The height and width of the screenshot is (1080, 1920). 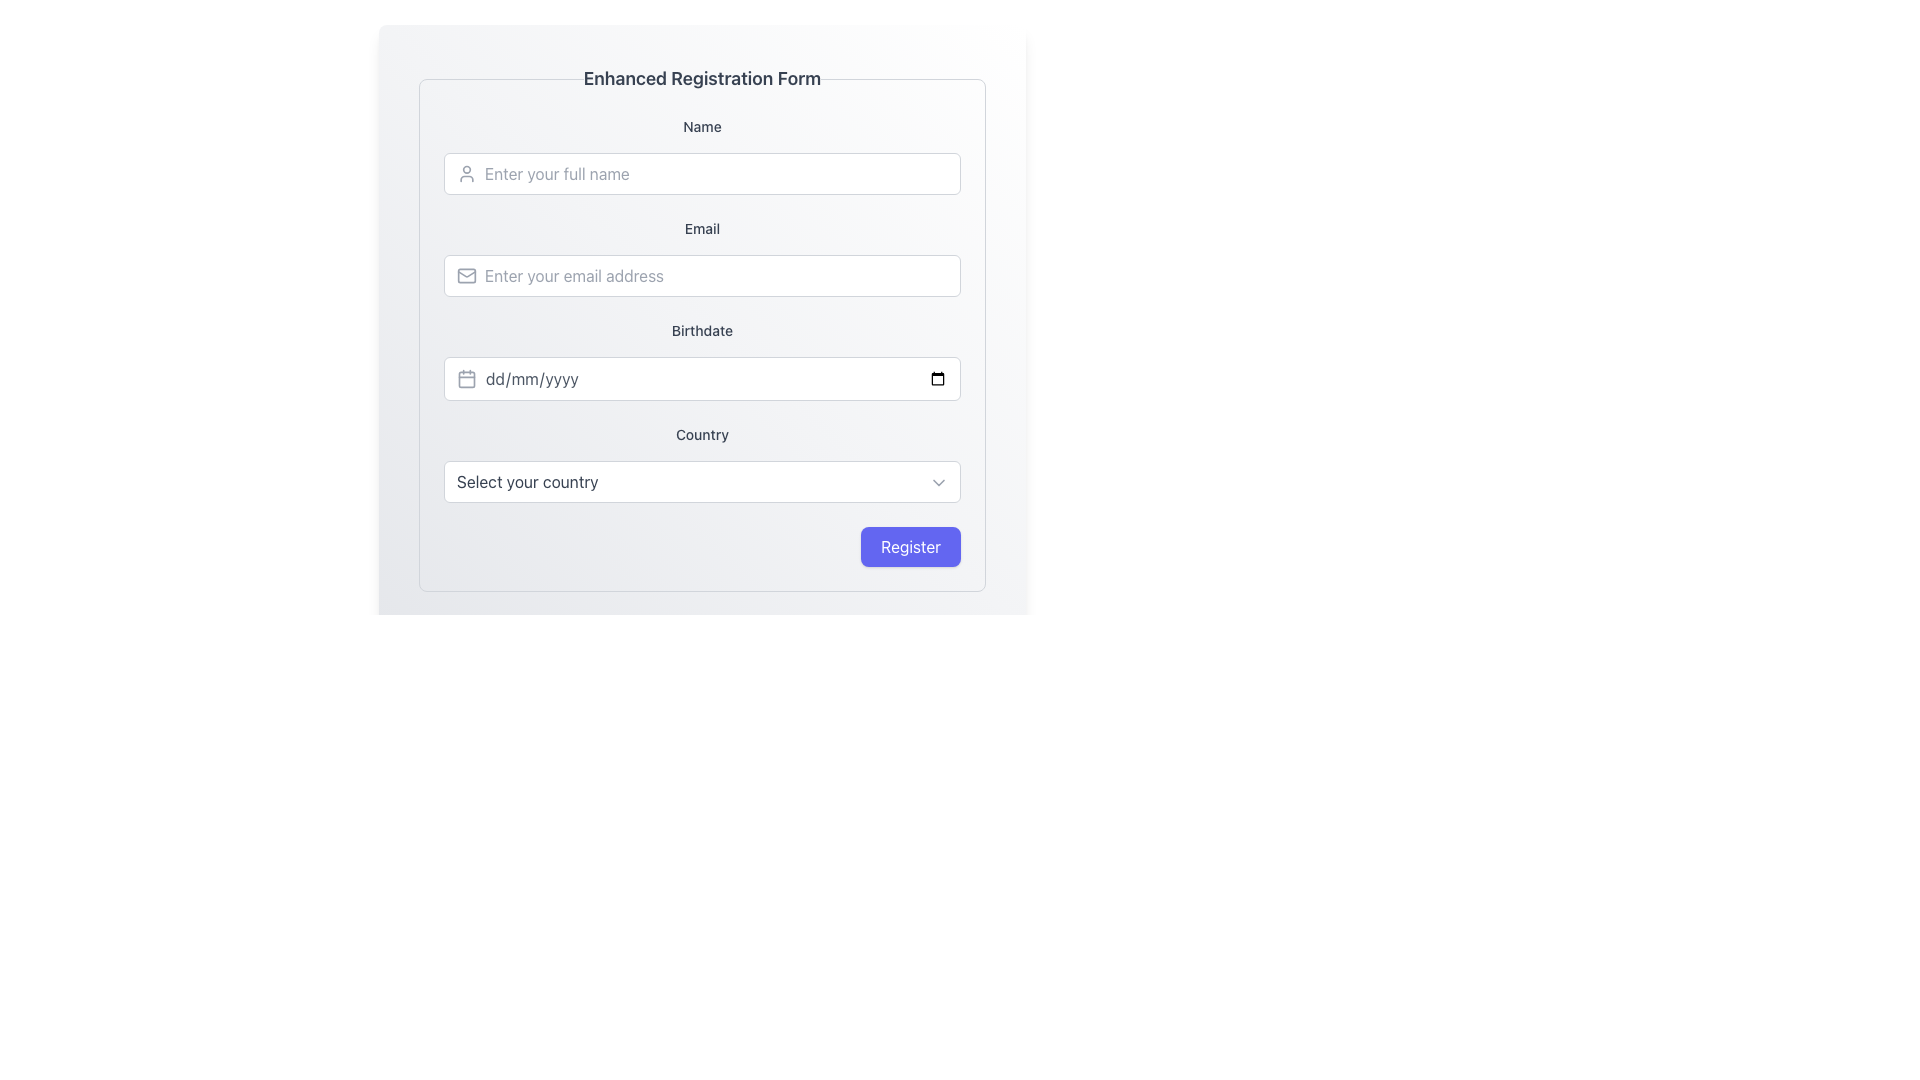 I want to click on the 'Country' label which is a gray text label above the dropdown menu for selecting a country, located below the 'Birthdate' input field, so click(x=702, y=434).